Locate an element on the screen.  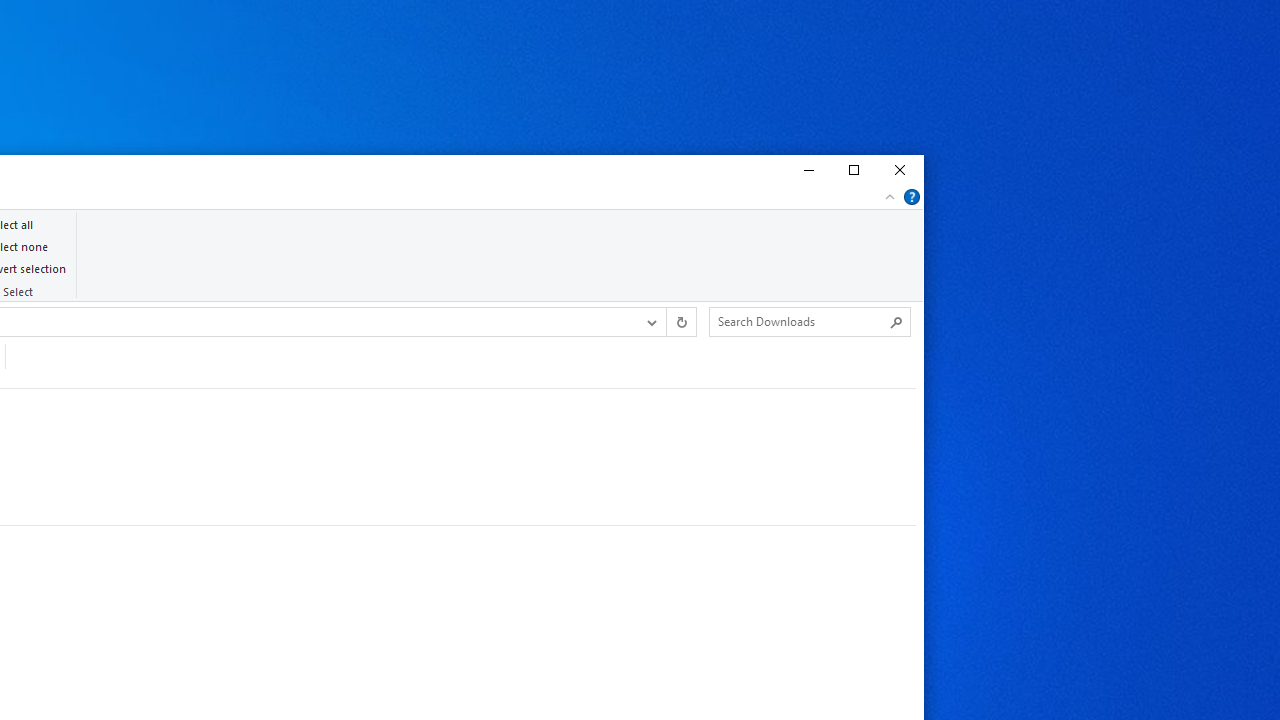
'Address band toolbar' is located at coordinates (666, 320).